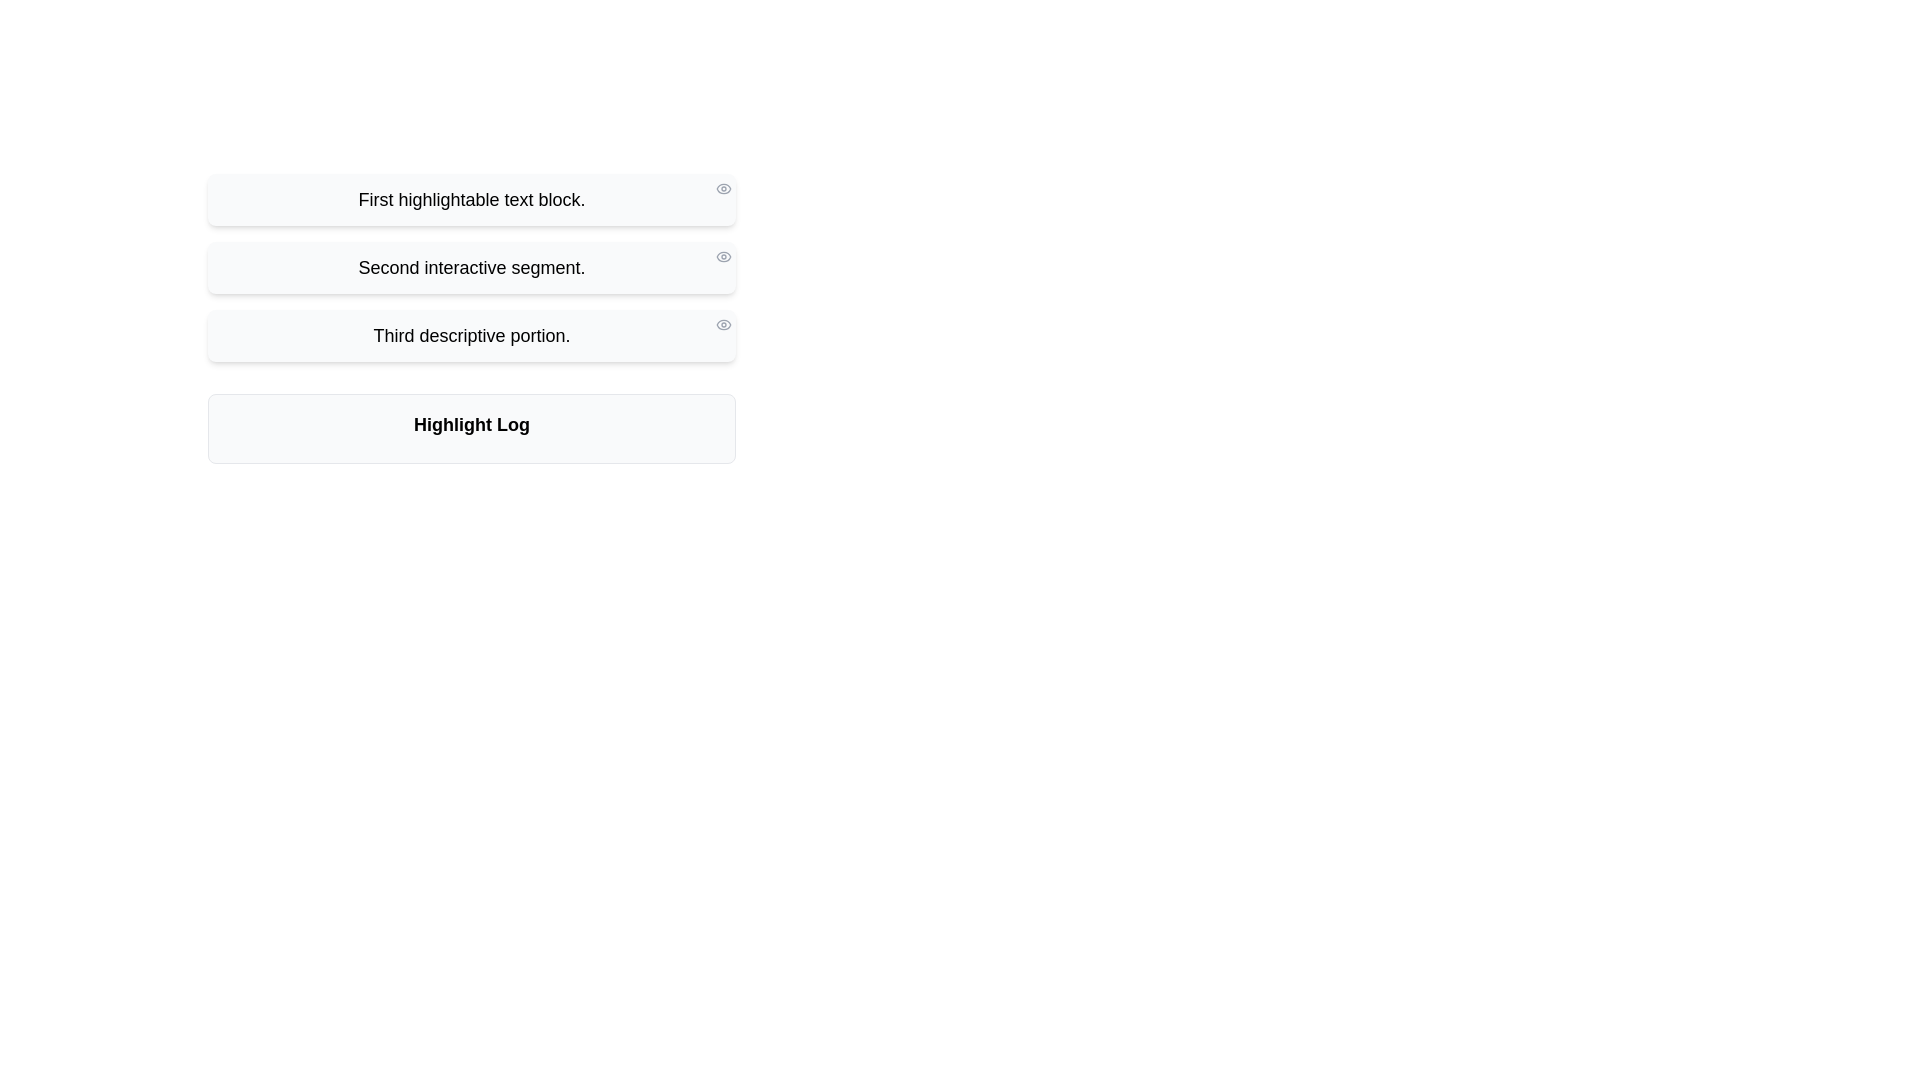 Image resolution: width=1920 pixels, height=1080 pixels. What do you see at coordinates (470, 318) in the screenshot?
I see `the third text block containing the text 'Third descriptive portion.'` at bounding box center [470, 318].